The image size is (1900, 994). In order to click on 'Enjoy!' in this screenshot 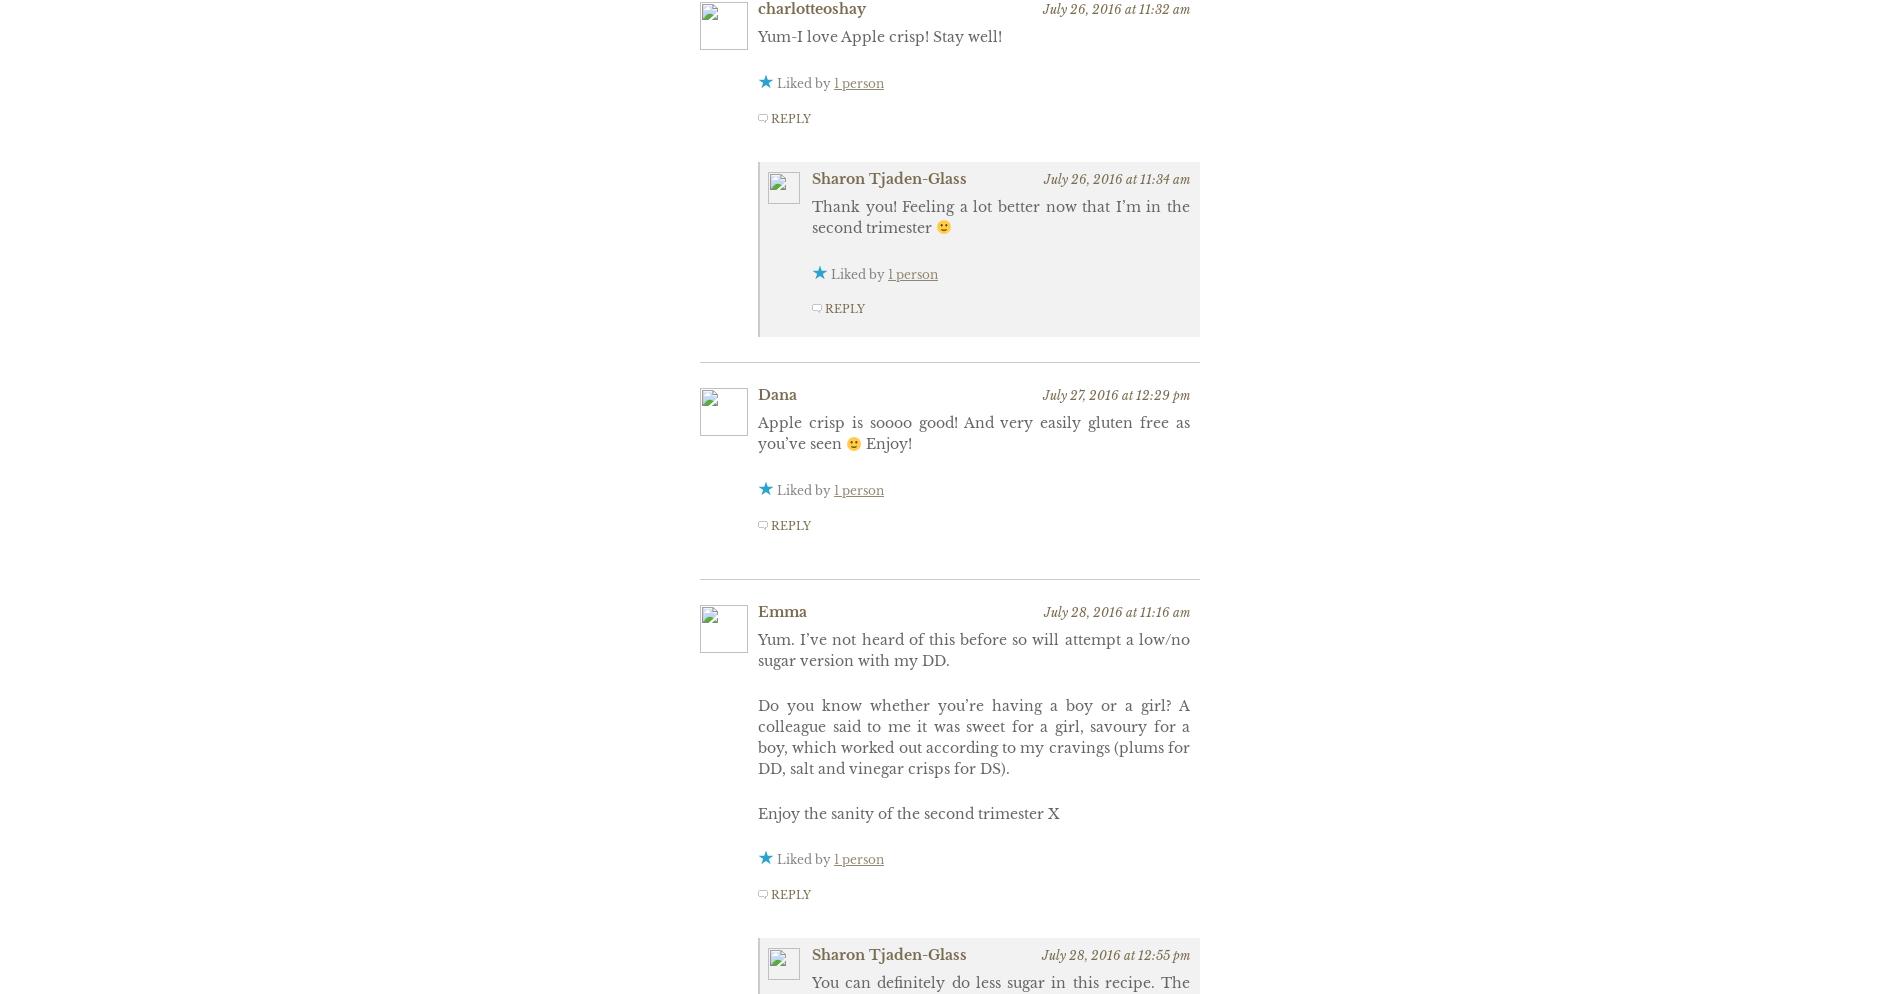, I will do `click(884, 444)`.